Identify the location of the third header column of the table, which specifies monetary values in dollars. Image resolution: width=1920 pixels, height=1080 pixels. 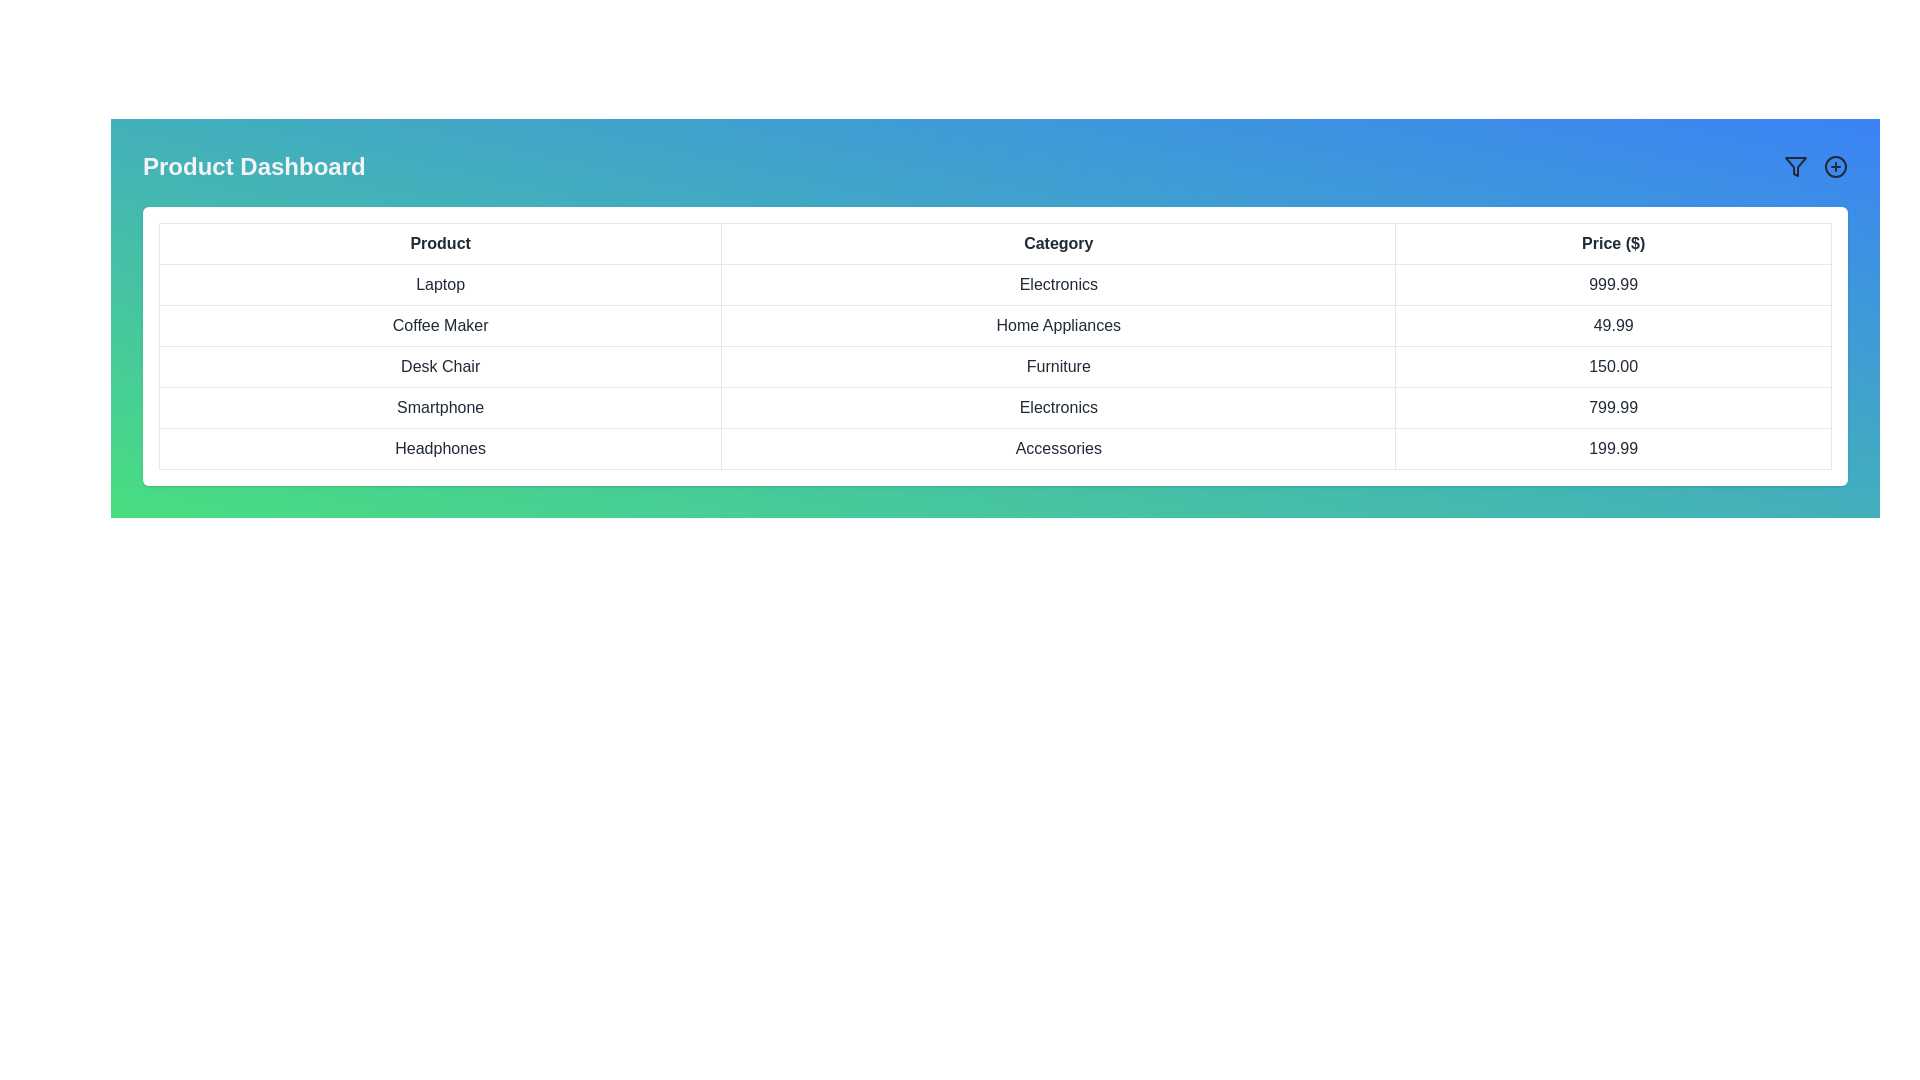
(1613, 242).